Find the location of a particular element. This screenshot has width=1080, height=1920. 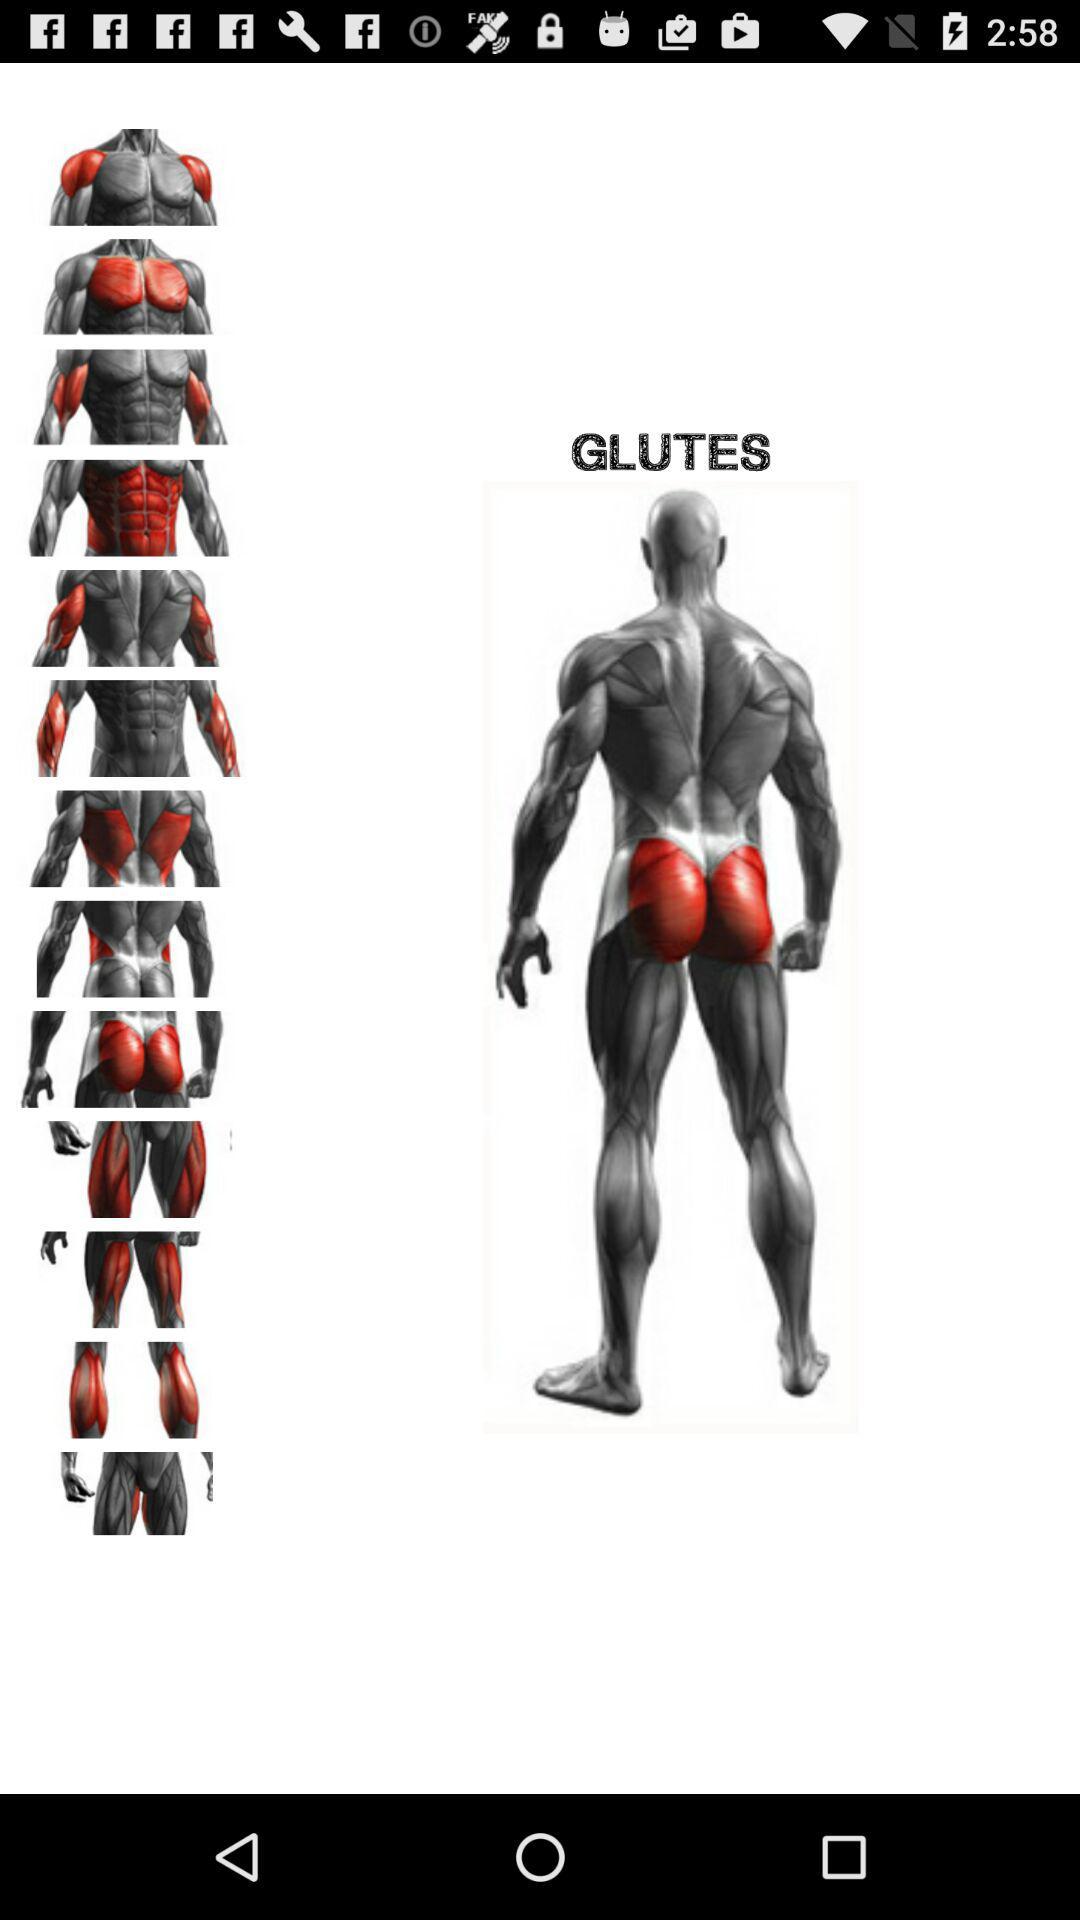

picture is located at coordinates (131, 1162).